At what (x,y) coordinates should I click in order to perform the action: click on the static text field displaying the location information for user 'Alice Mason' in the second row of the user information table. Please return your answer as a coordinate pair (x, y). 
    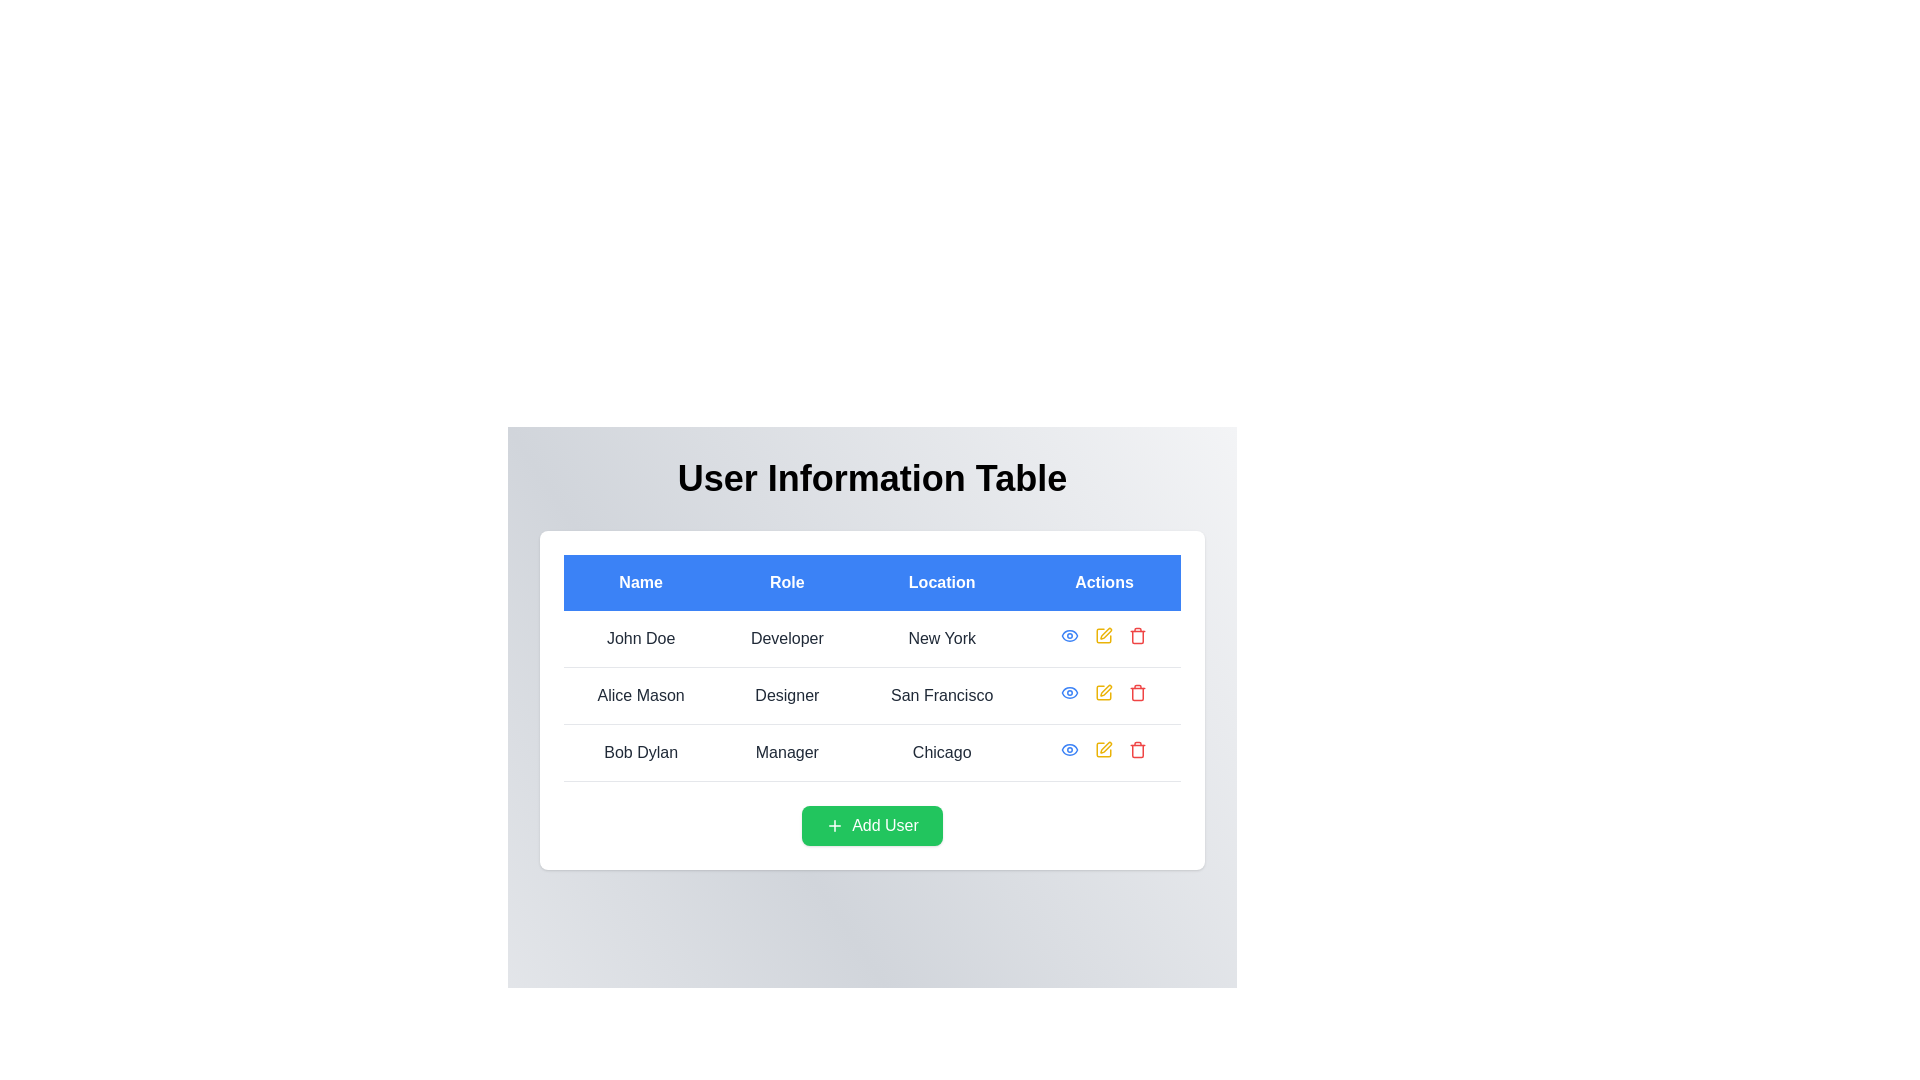
    Looking at the image, I should click on (941, 694).